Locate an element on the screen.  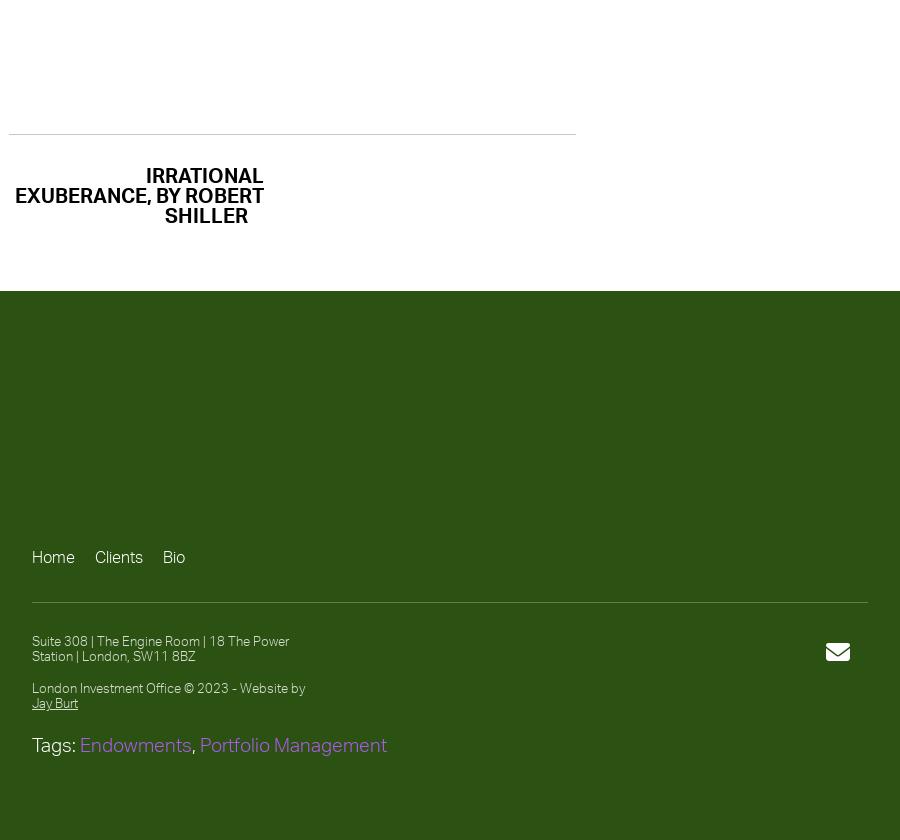
'Suite 308 | The Engine Room | 18 The Power Station | London, SW11 8BZ' is located at coordinates (160, 649).